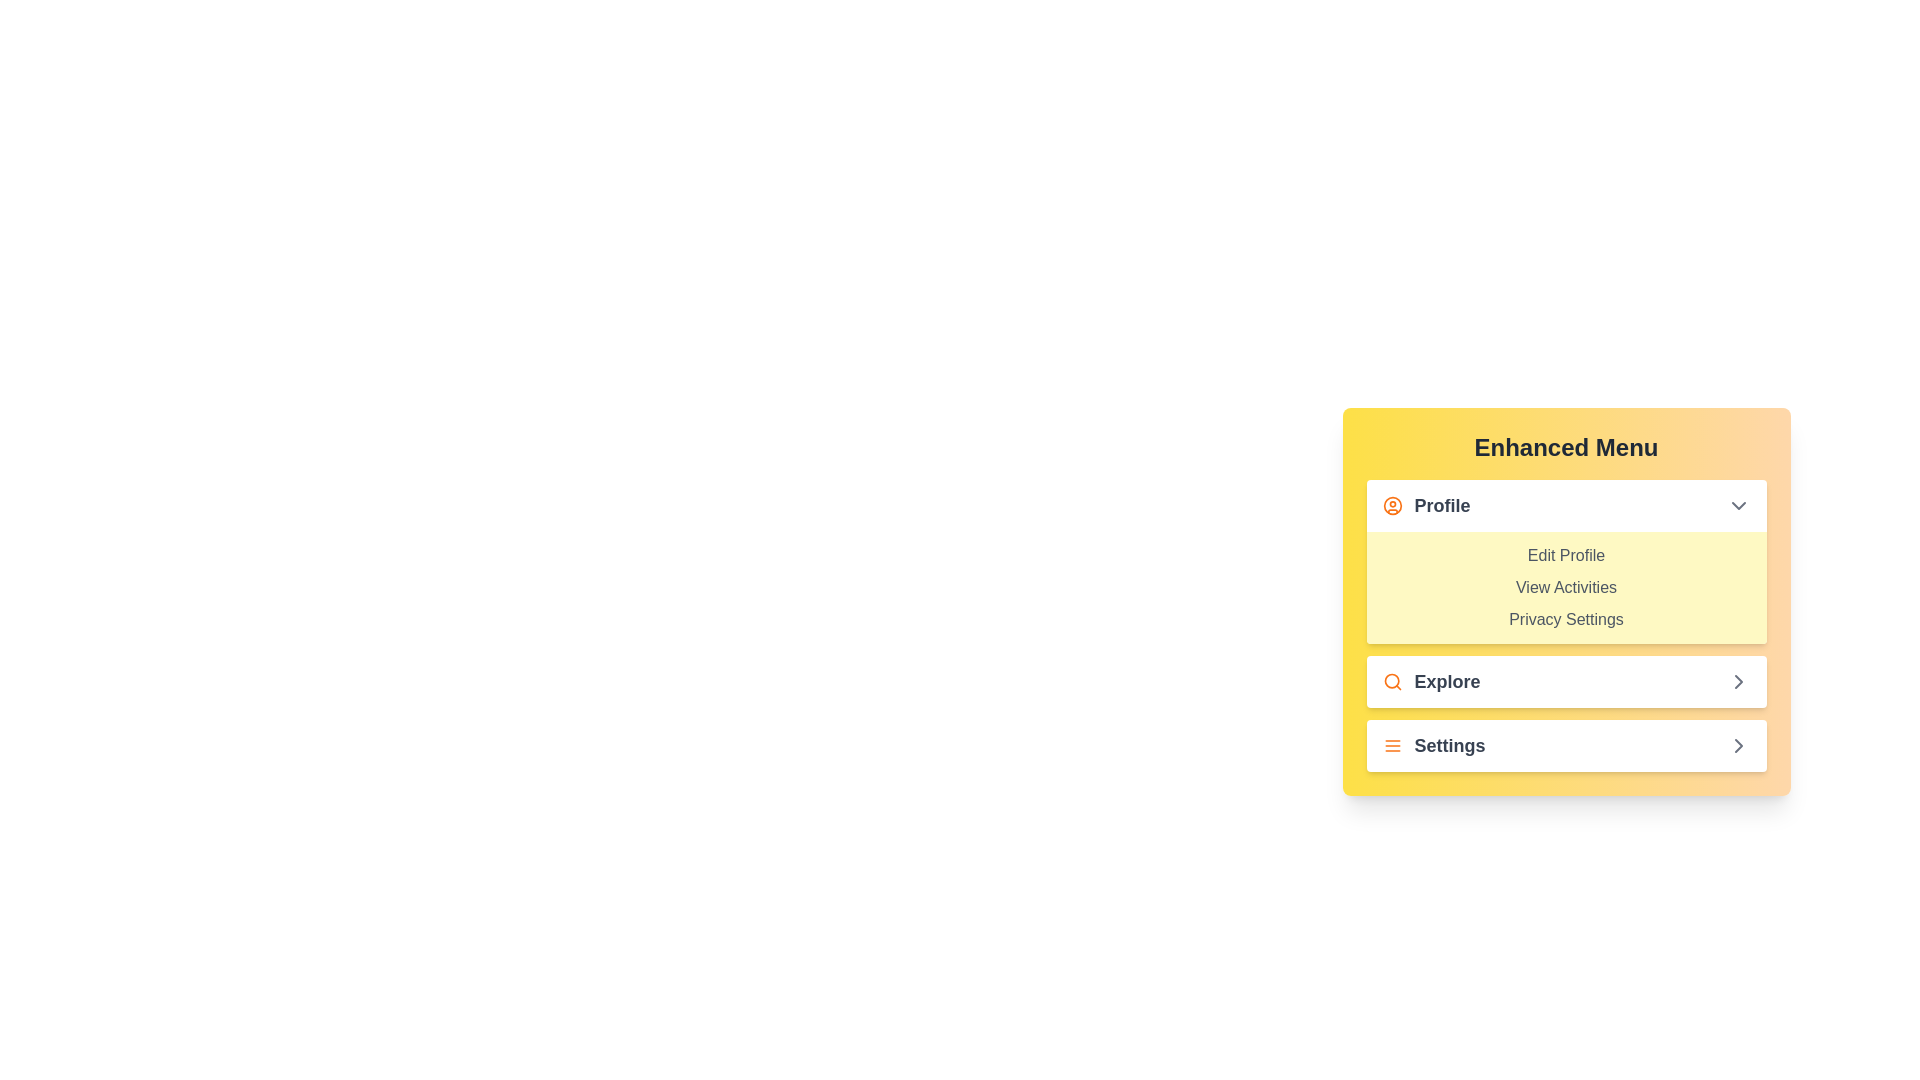  I want to click on to select an option from the Dropdown menu options list located under the 'Profile' section in the yellow 'Enhanced Menu' card, so click(1565, 640).